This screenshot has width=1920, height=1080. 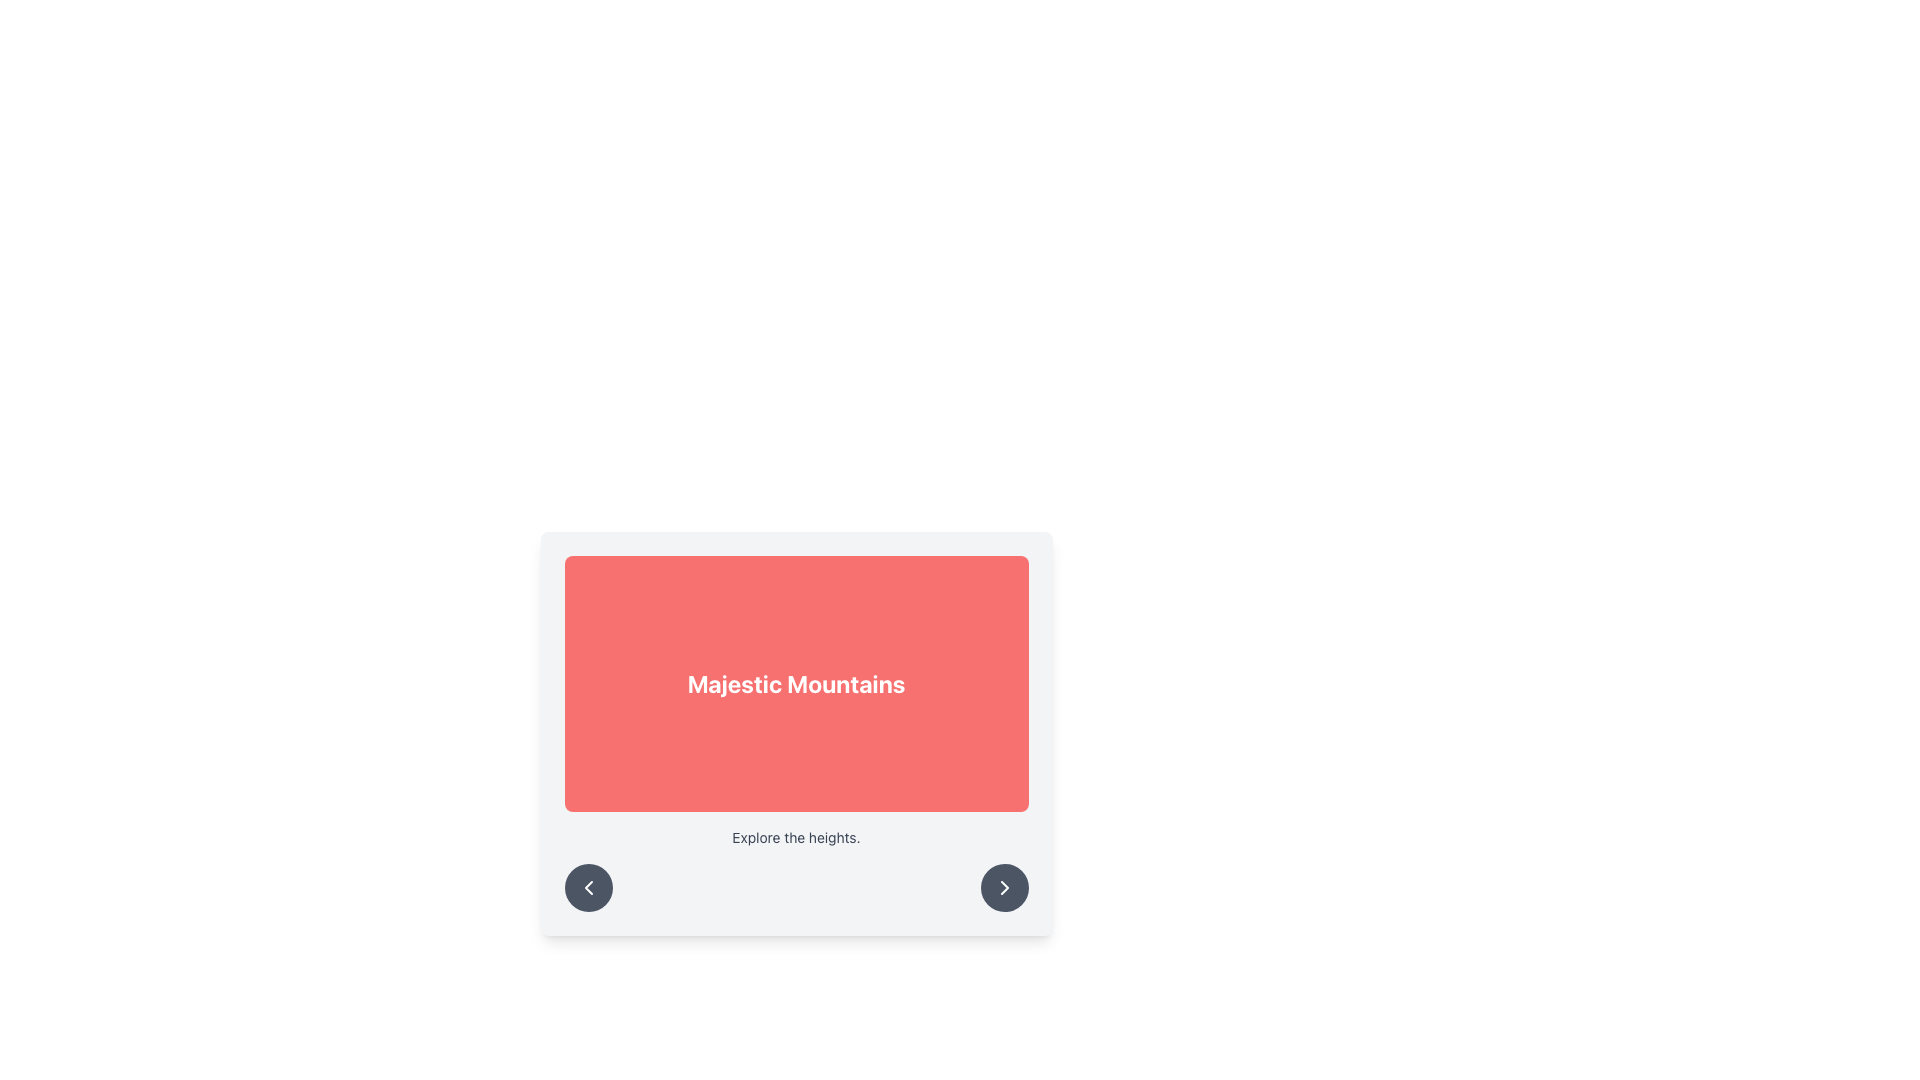 I want to click on the 'Majestic Mountains' Text Banner, which displays a bold white title on a red background, centrally located near the top-middle of the panel, so click(x=795, y=731).